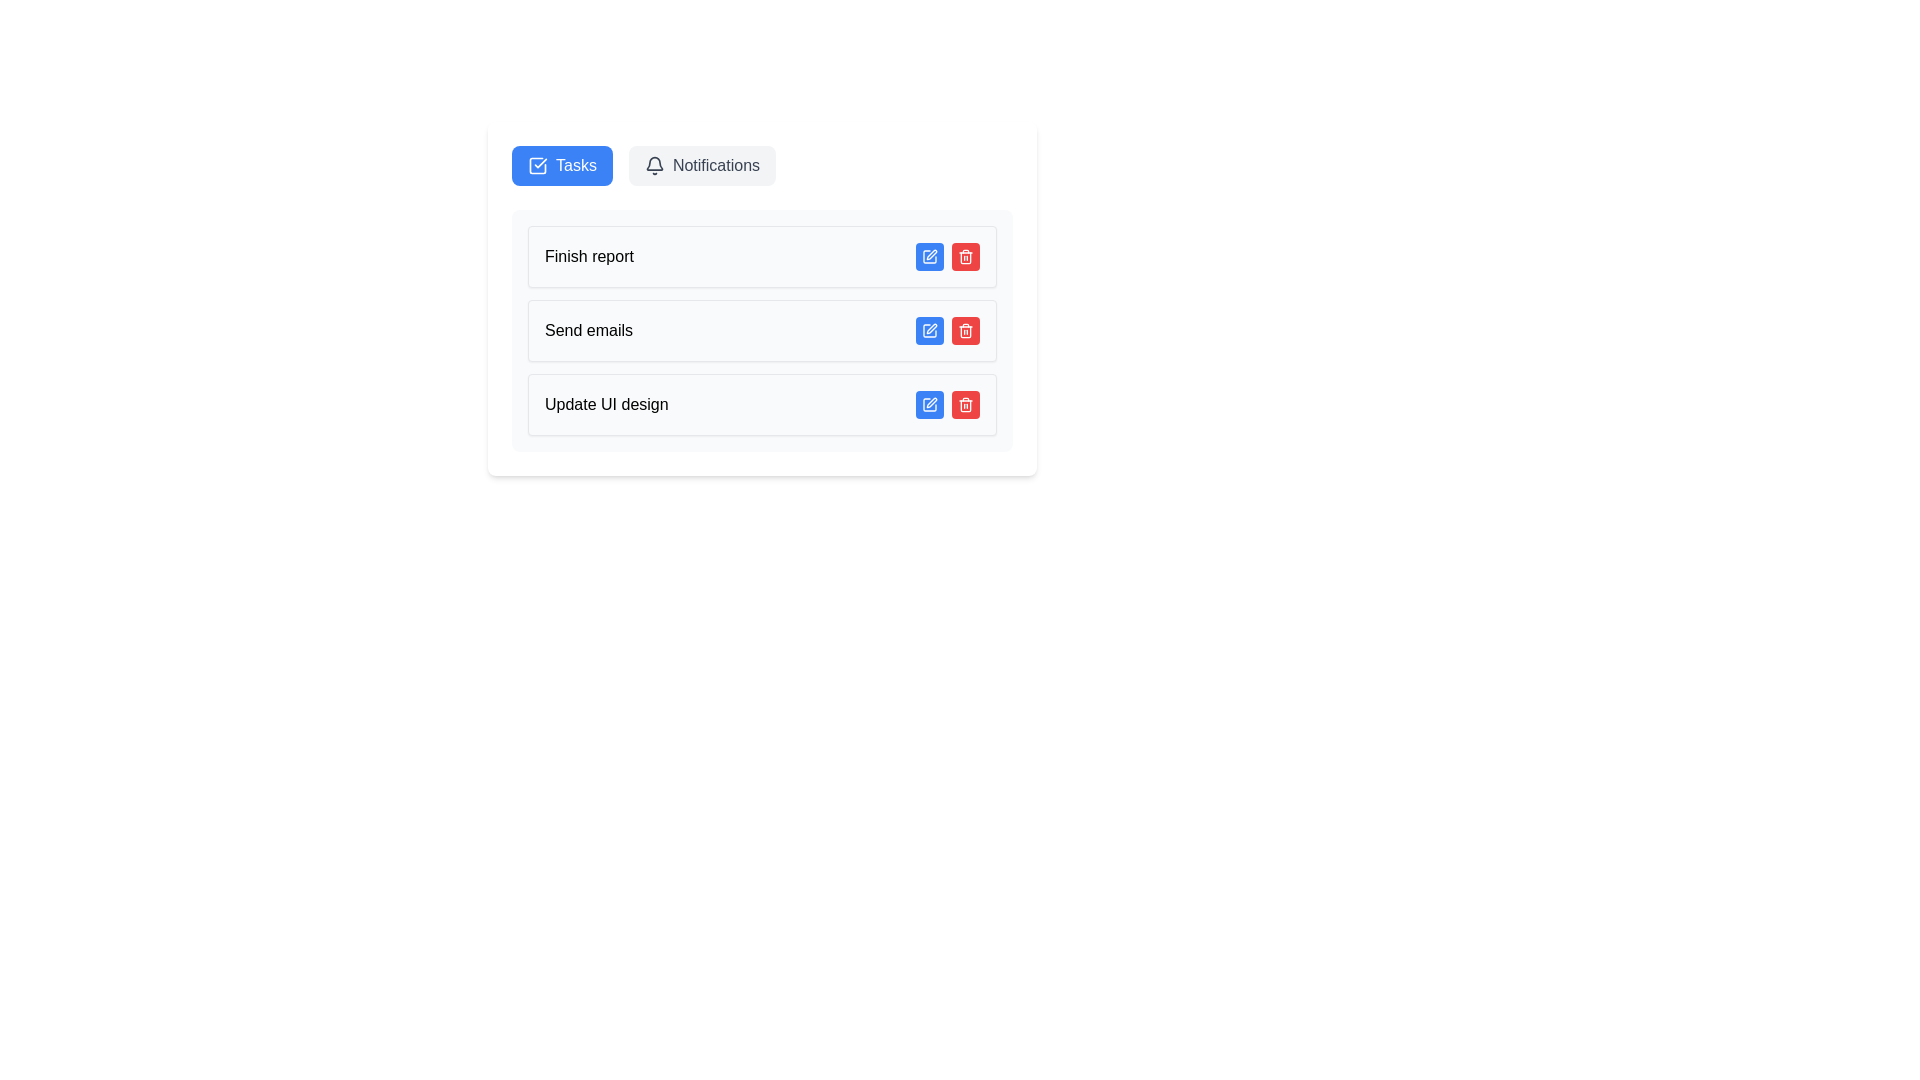 Image resolution: width=1920 pixels, height=1080 pixels. What do you see at coordinates (929, 256) in the screenshot?
I see `the blue rounded rectangle button with a white pen icon located next to the red trash button` at bounding box center [929, 256].